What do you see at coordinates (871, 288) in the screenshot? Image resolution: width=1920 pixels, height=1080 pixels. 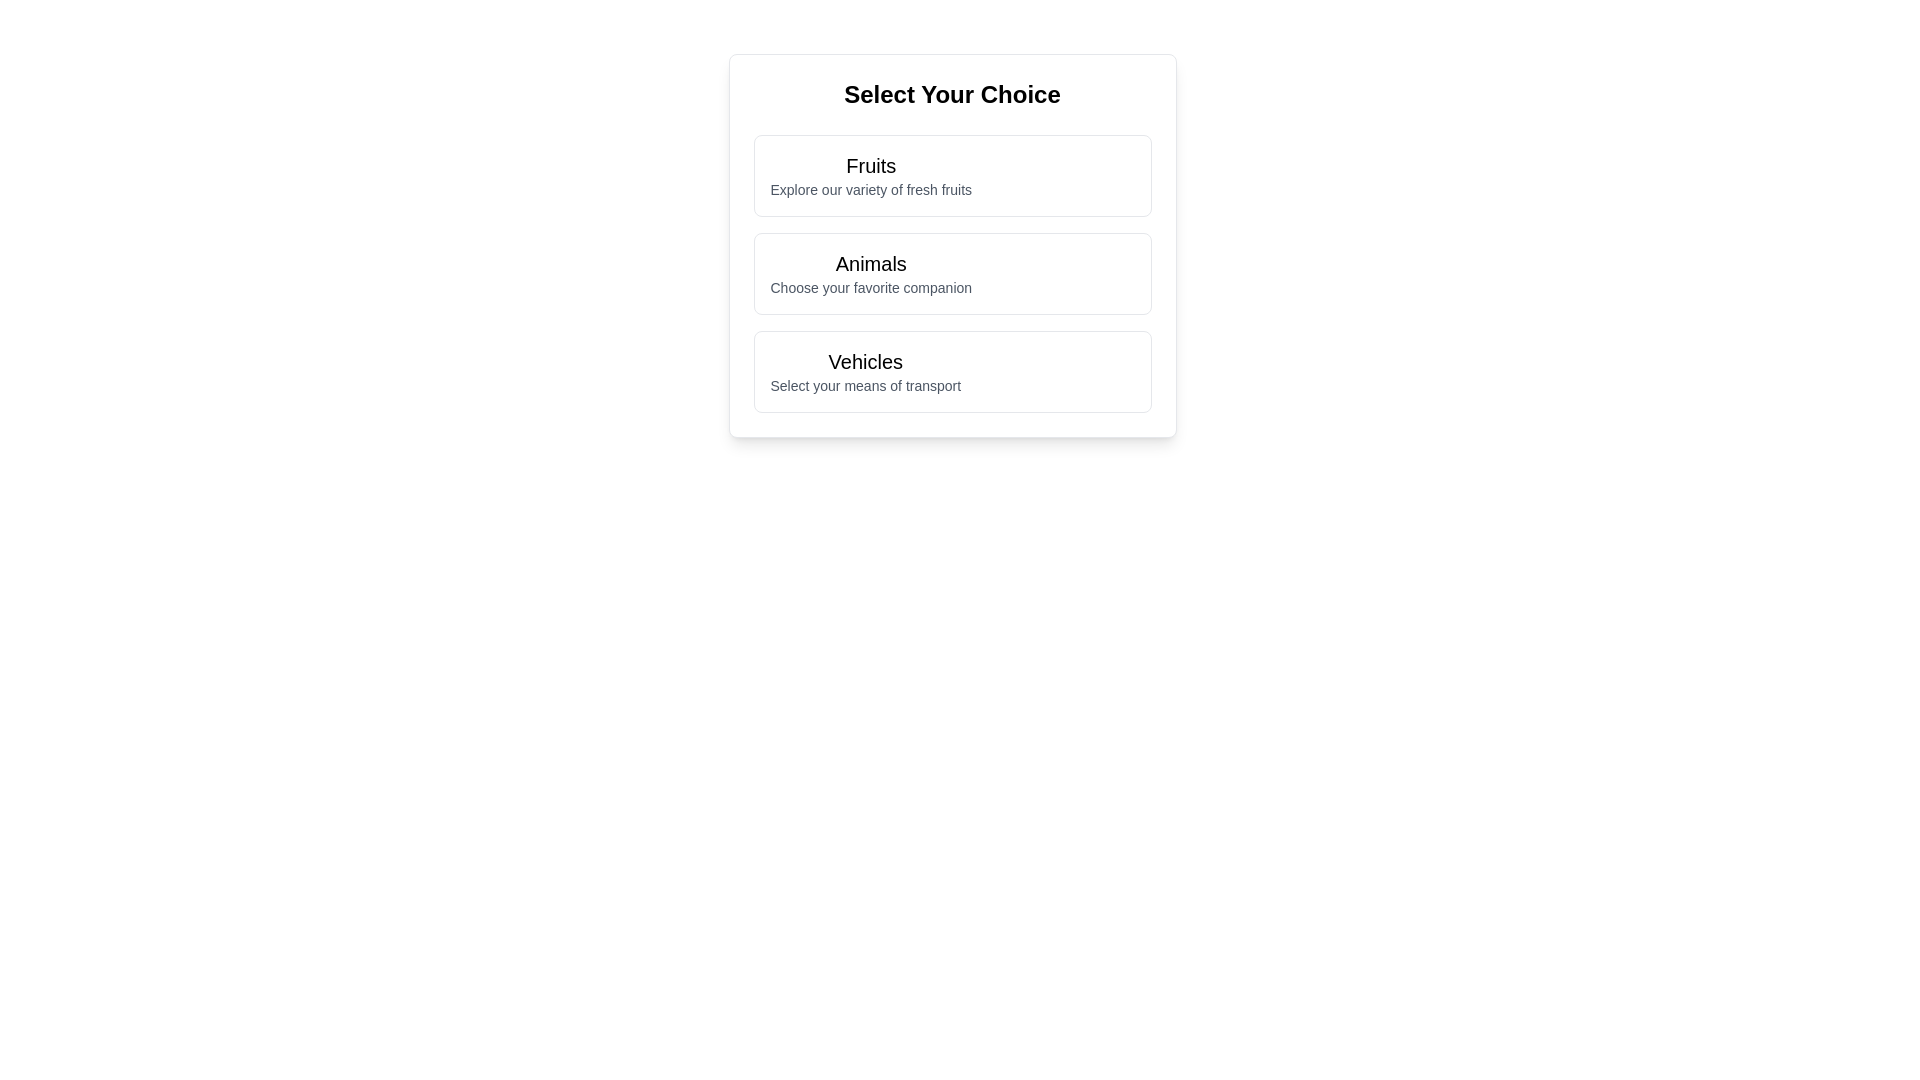 I see `the descriptive subtitle label for the 'Animals' category, which is positioned below the 'Animals' title and is in the middle section of a vertical list` at bounding box center [871, 288].